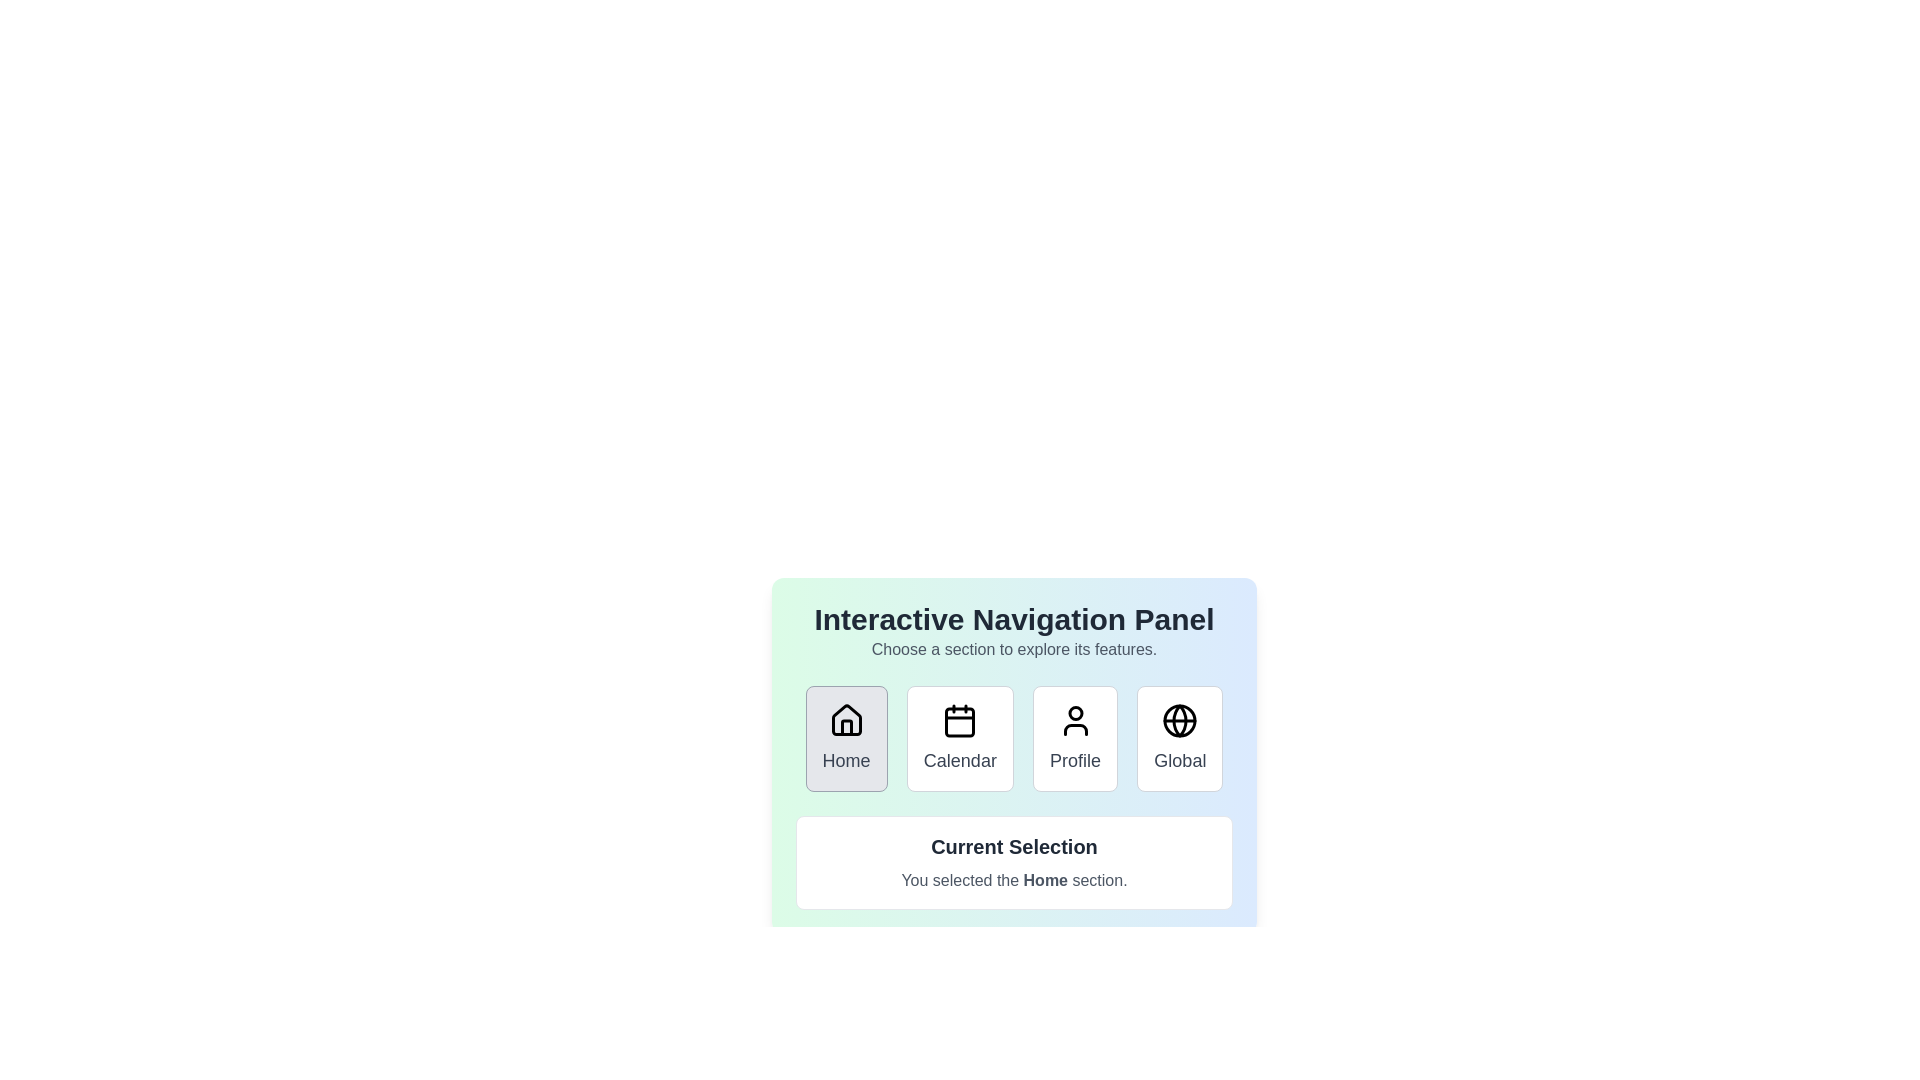 This screenshot has width=1920, height=1080. I want to click on the second card from the left in the navigation panel, which has a white background, gray border, and features a black calendar icon above the label 'Calendar', so click(960, 739).